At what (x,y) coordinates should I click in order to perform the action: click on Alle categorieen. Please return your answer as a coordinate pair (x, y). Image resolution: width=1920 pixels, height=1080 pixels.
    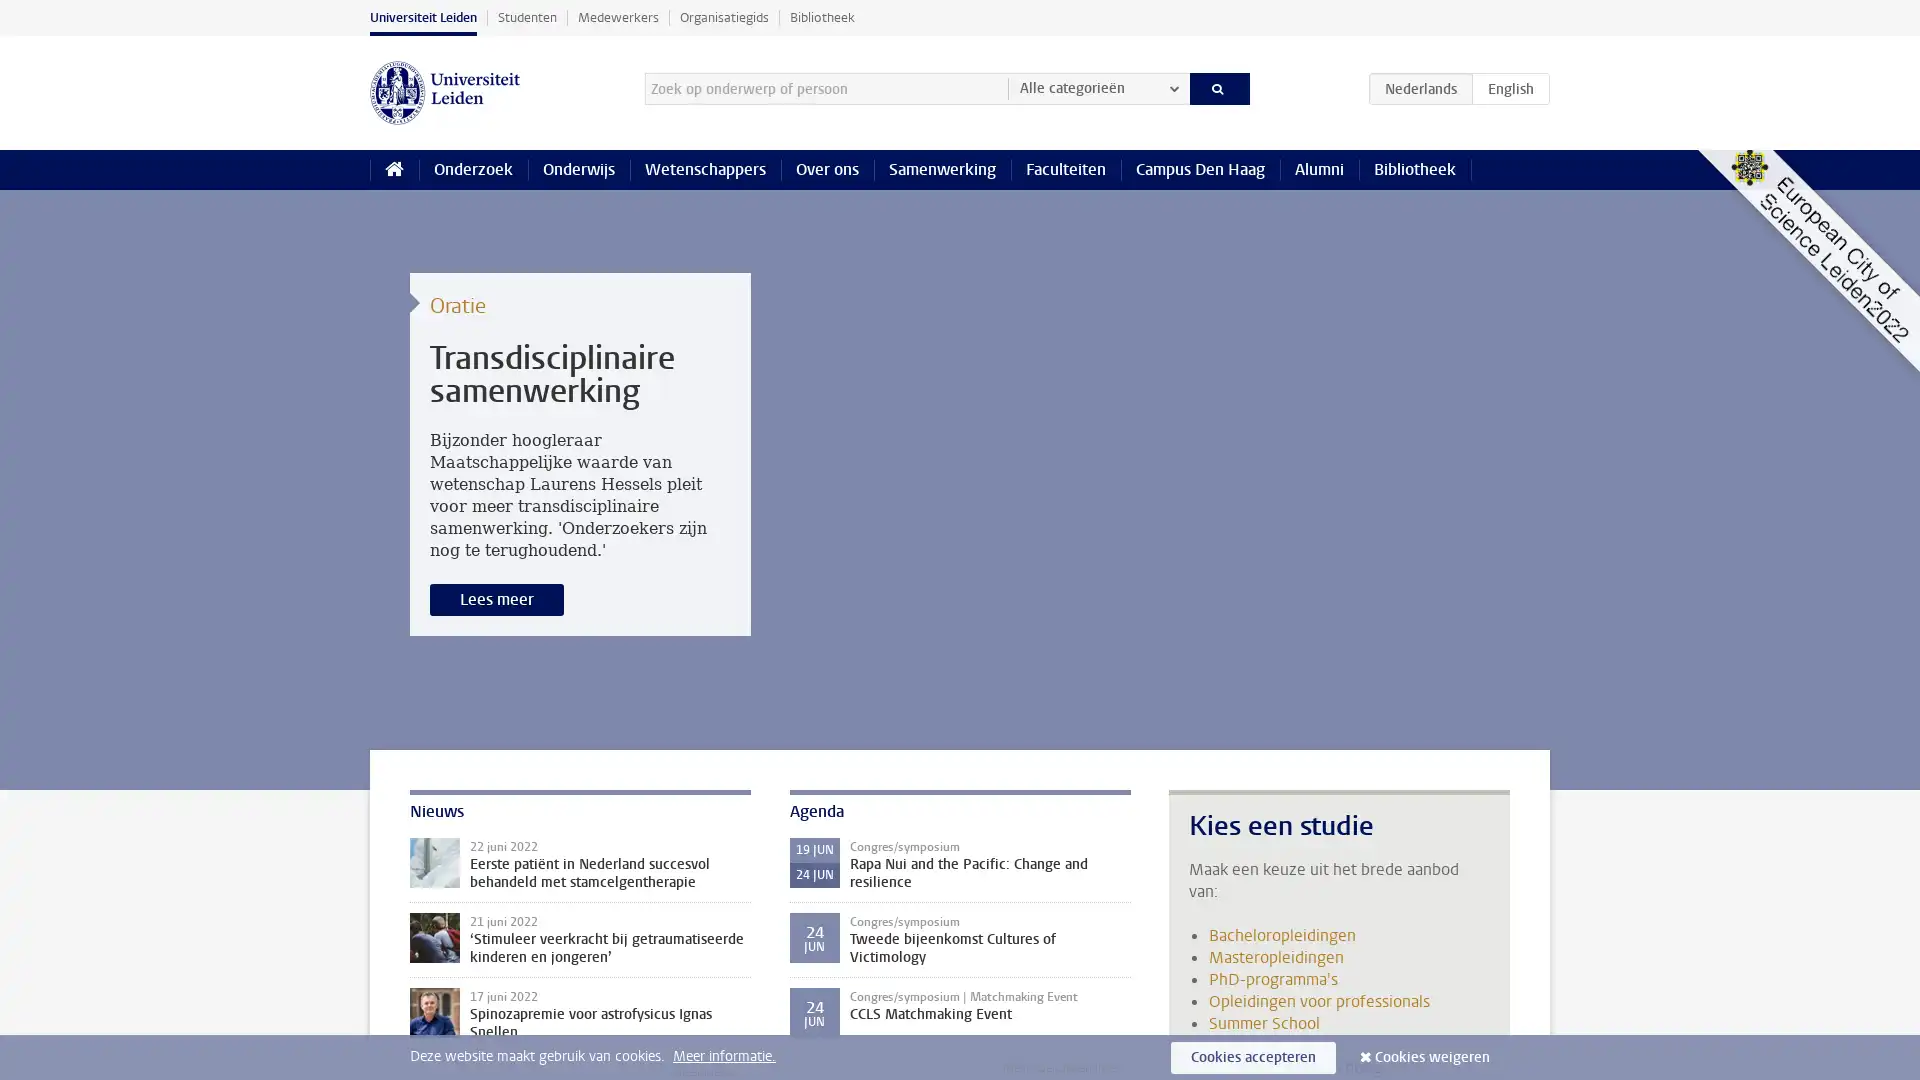
    Looking at the image, I should click on (1097, 87).